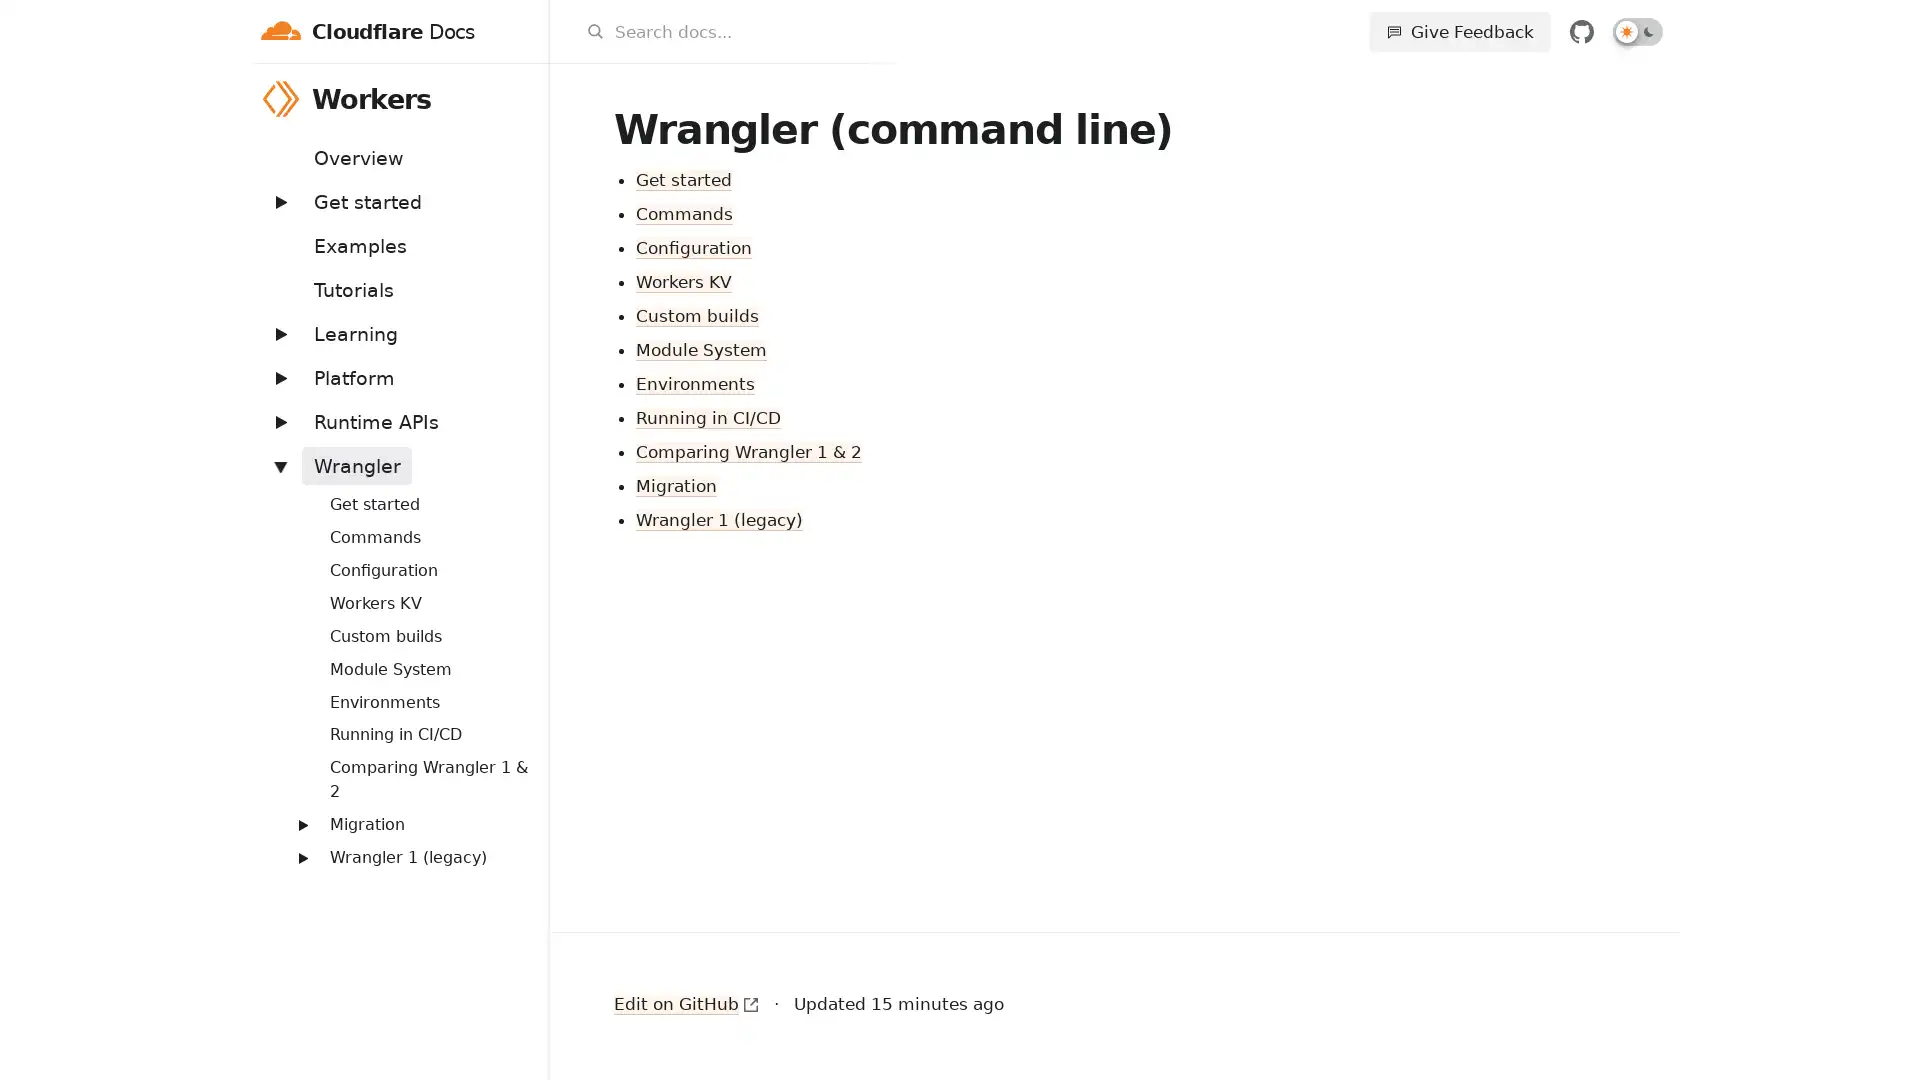 The image size is (1920, 1080). What do you see at coordinates (278, 420) in the screenshot?
I see `Expand: Runtime APIs` at bounding box center [278, 420].